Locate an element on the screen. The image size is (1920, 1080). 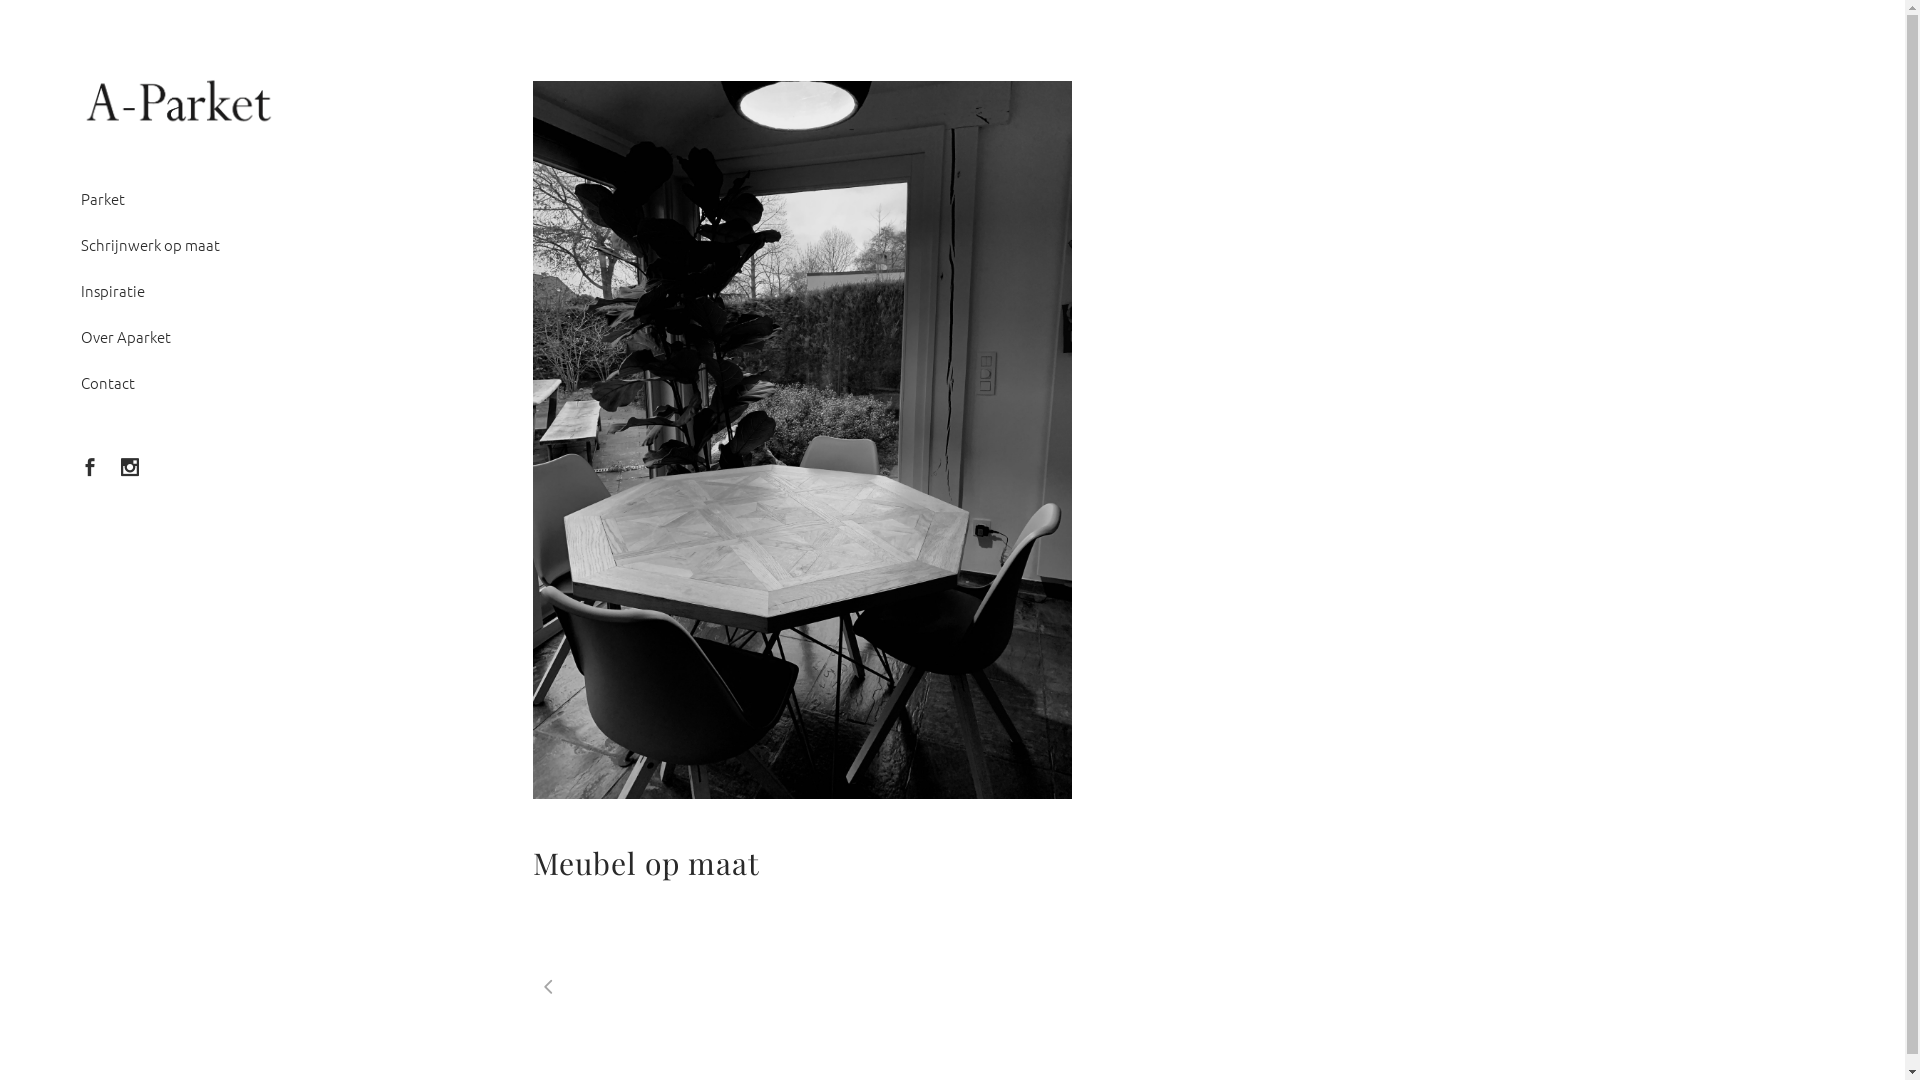
'Schrijnwerk op maat' is located at coordinates (179, 244).